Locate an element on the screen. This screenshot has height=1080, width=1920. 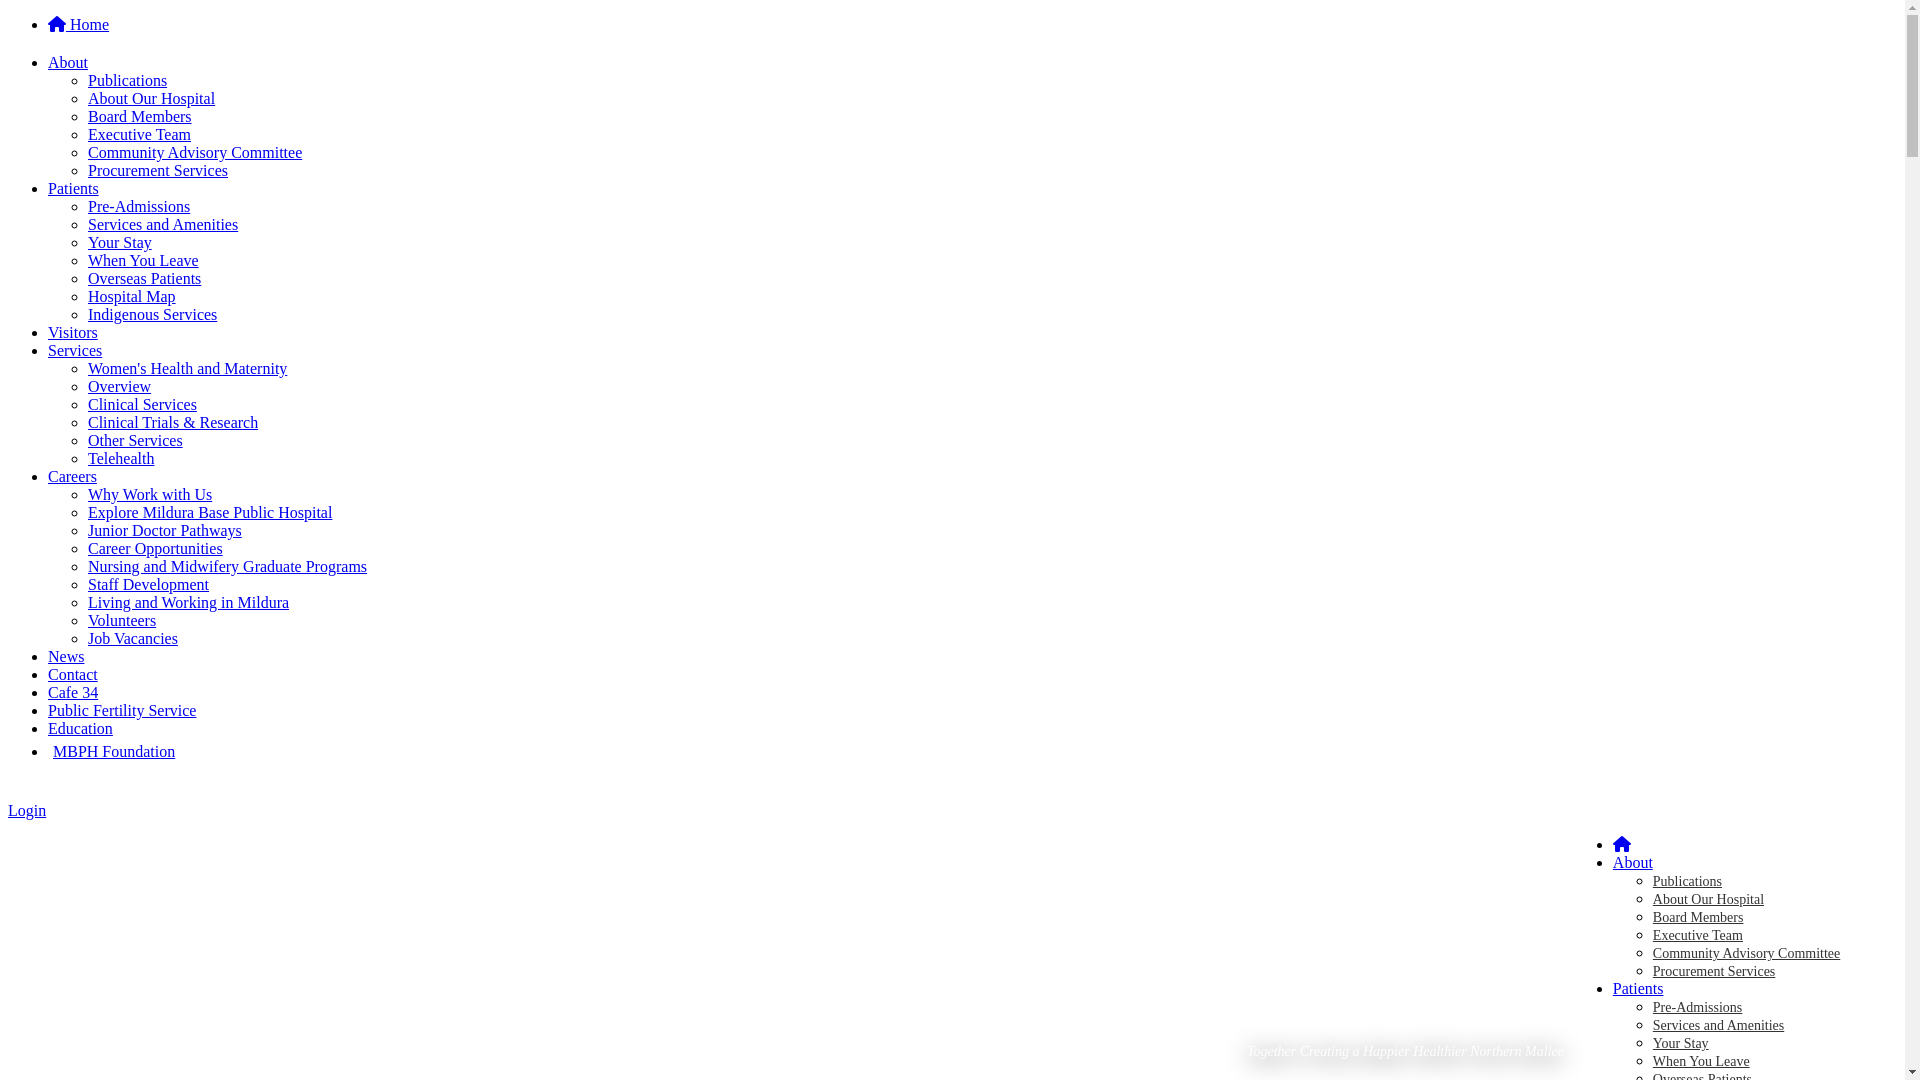
'Overseas Patients' is located at coordinates (143, 278).